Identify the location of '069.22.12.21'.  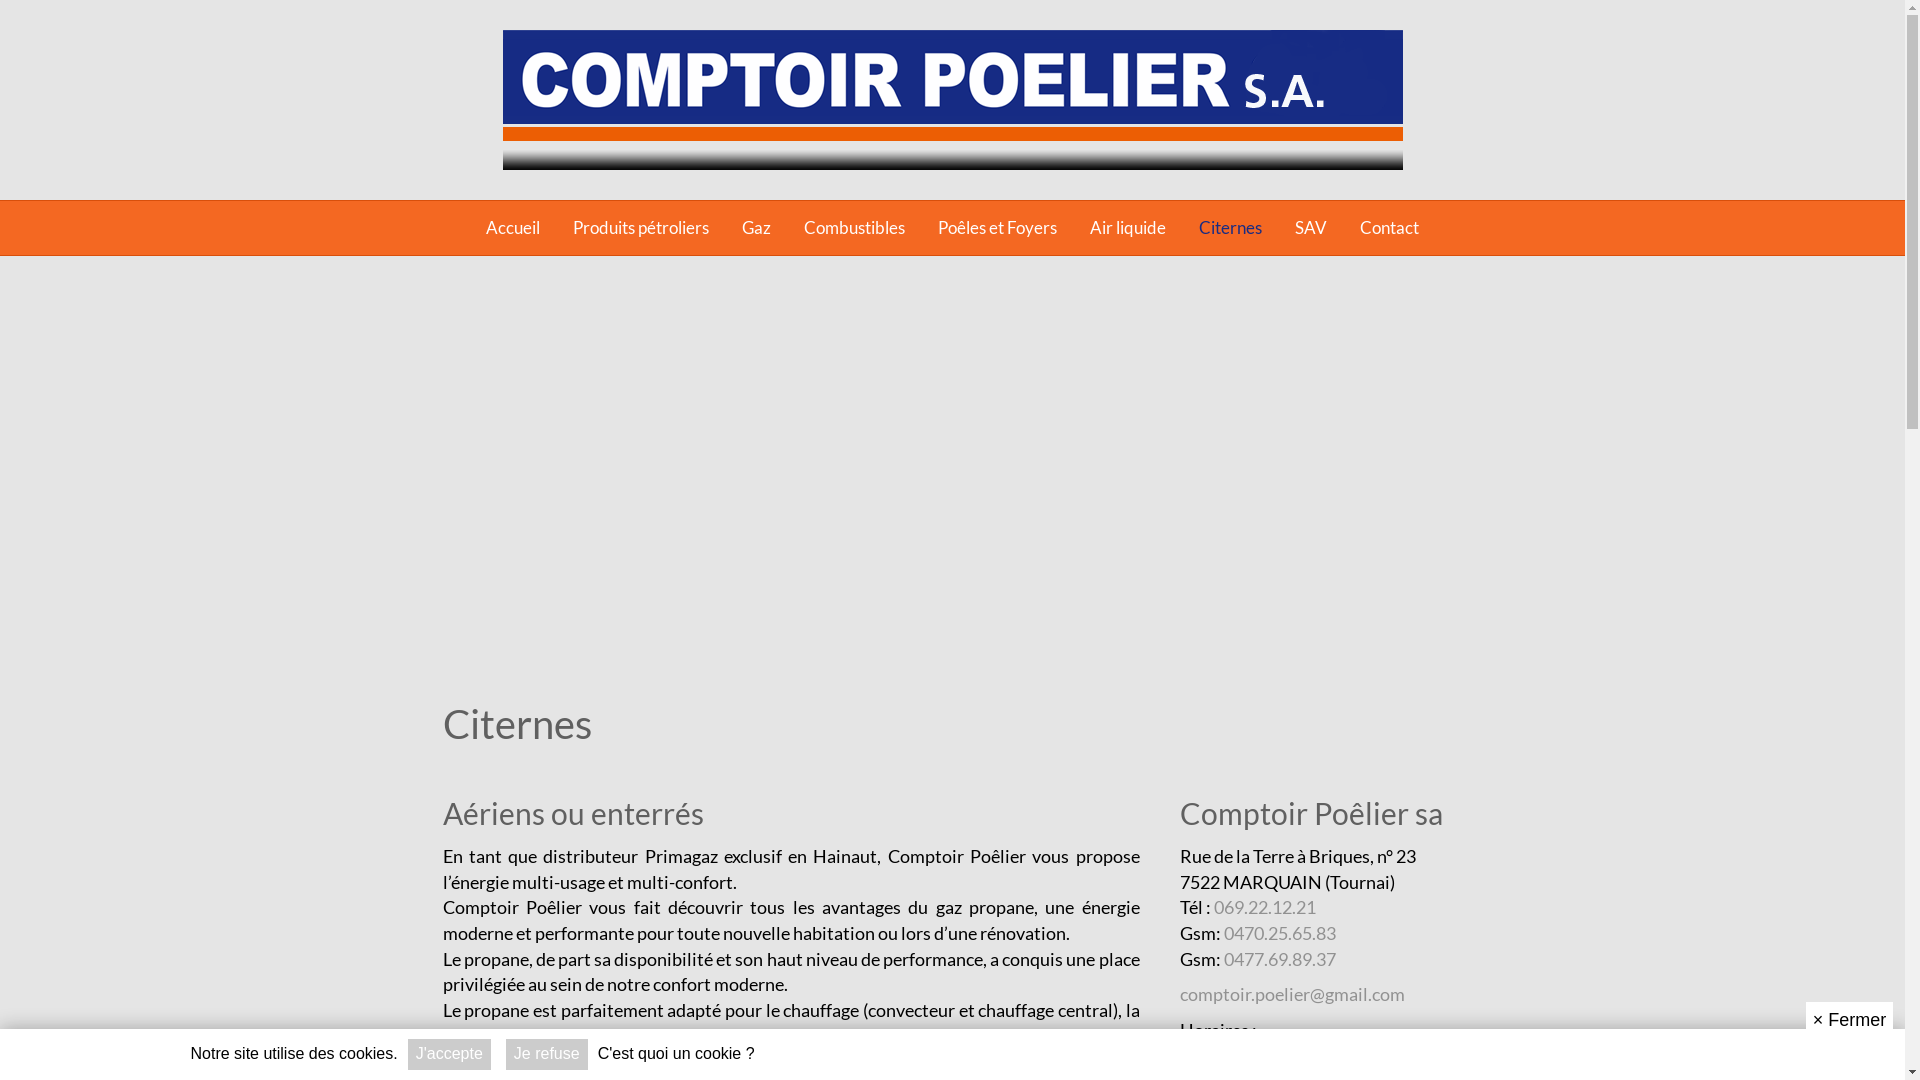
(1264, 906).